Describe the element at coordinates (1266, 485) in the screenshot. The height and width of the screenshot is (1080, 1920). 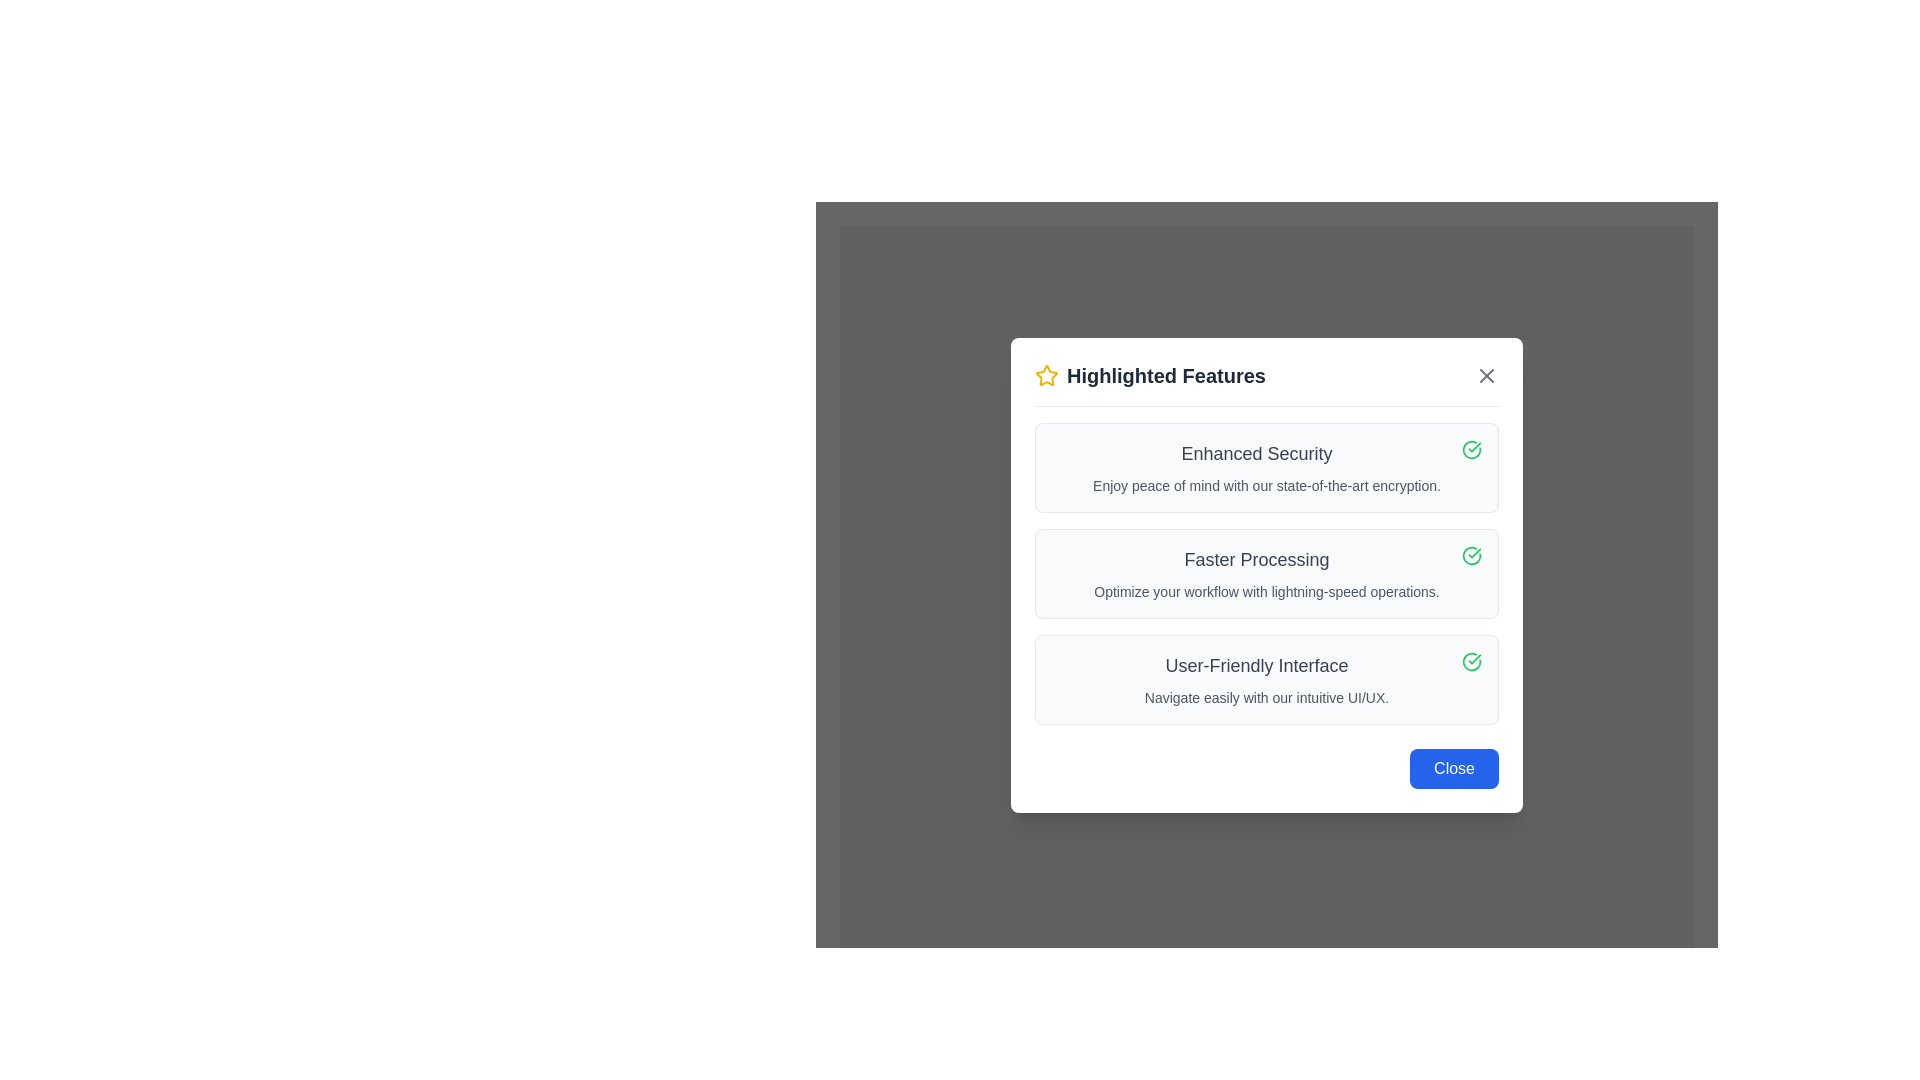
I see `the text element displaying 'Enjoy peace of mind with our state-of-the-art encryption.' located below the 'Enhanced Security' header` at that location.